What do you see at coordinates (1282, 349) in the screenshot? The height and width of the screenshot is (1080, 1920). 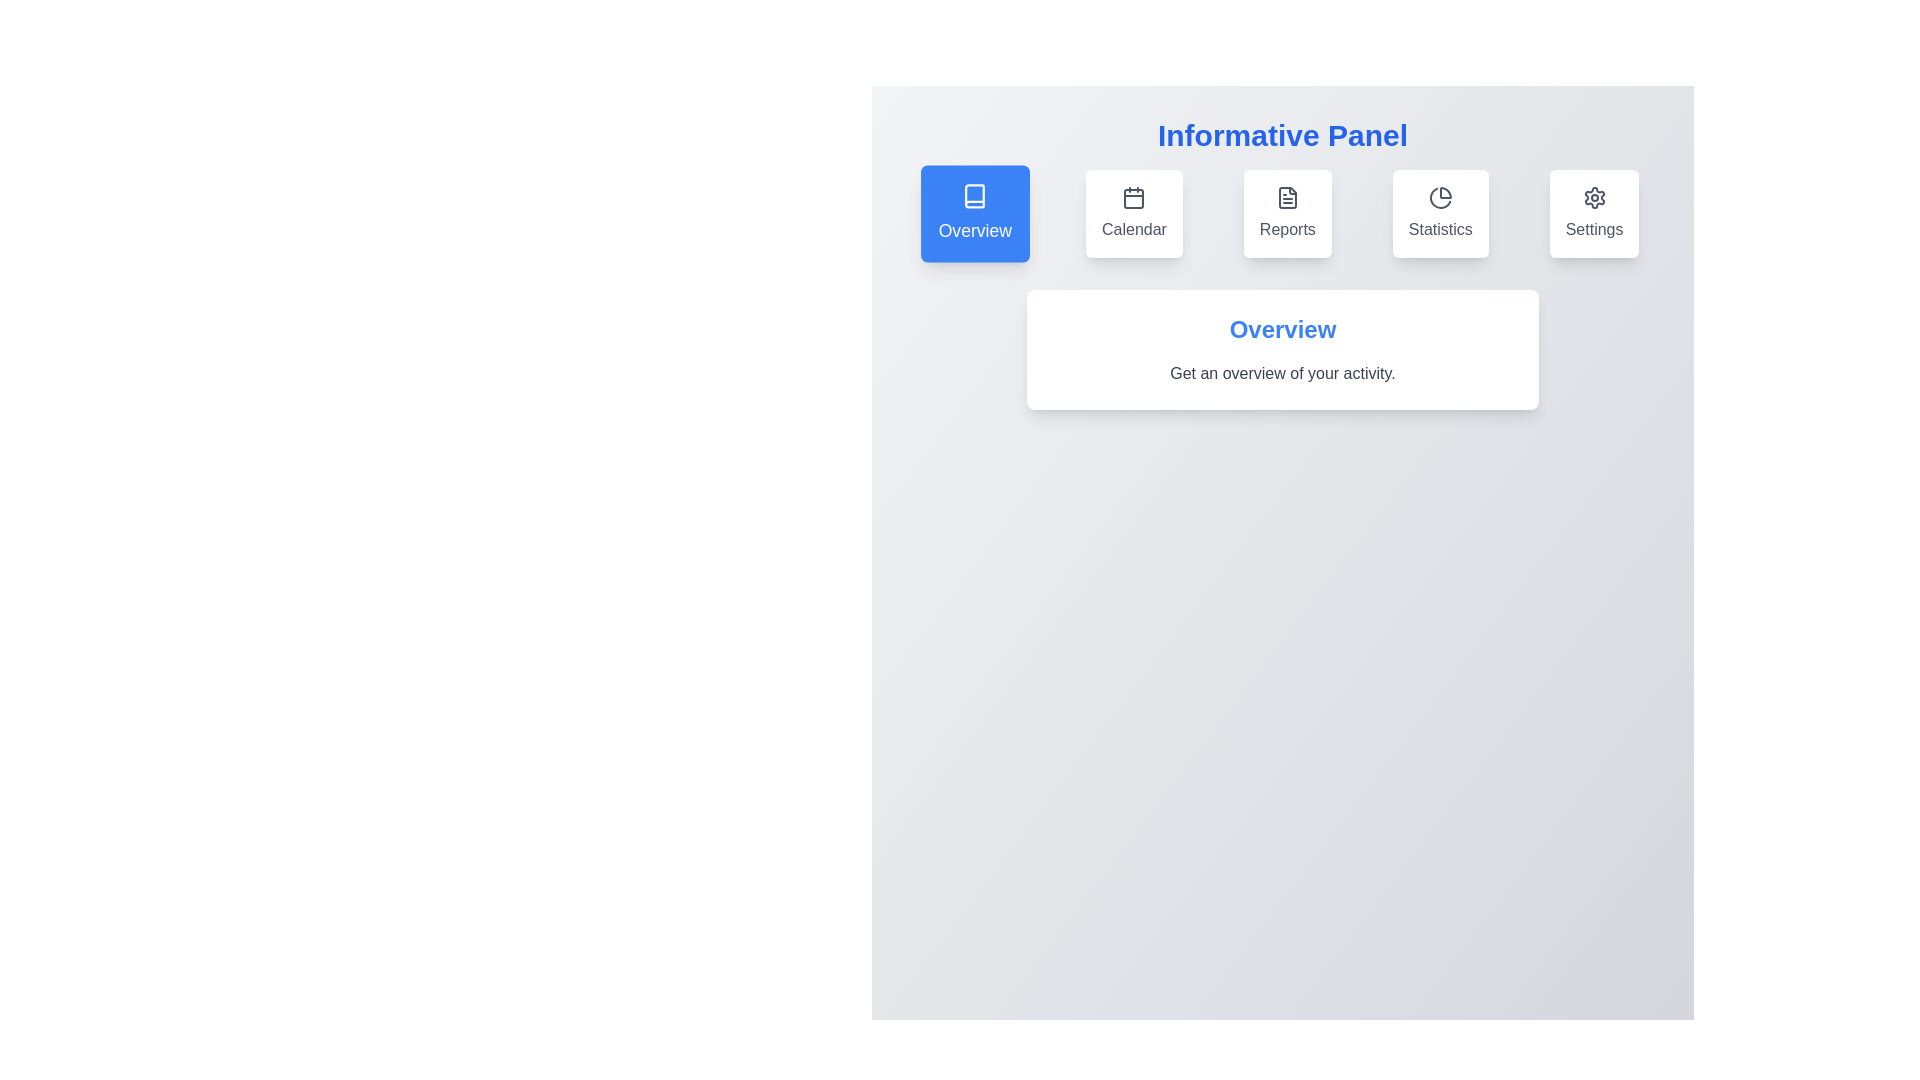 I see `the Information Panel, which provides introductory information about the 'Overview' section of the application, located centrally below the navigation icons` at bounding box center [1282, 349].